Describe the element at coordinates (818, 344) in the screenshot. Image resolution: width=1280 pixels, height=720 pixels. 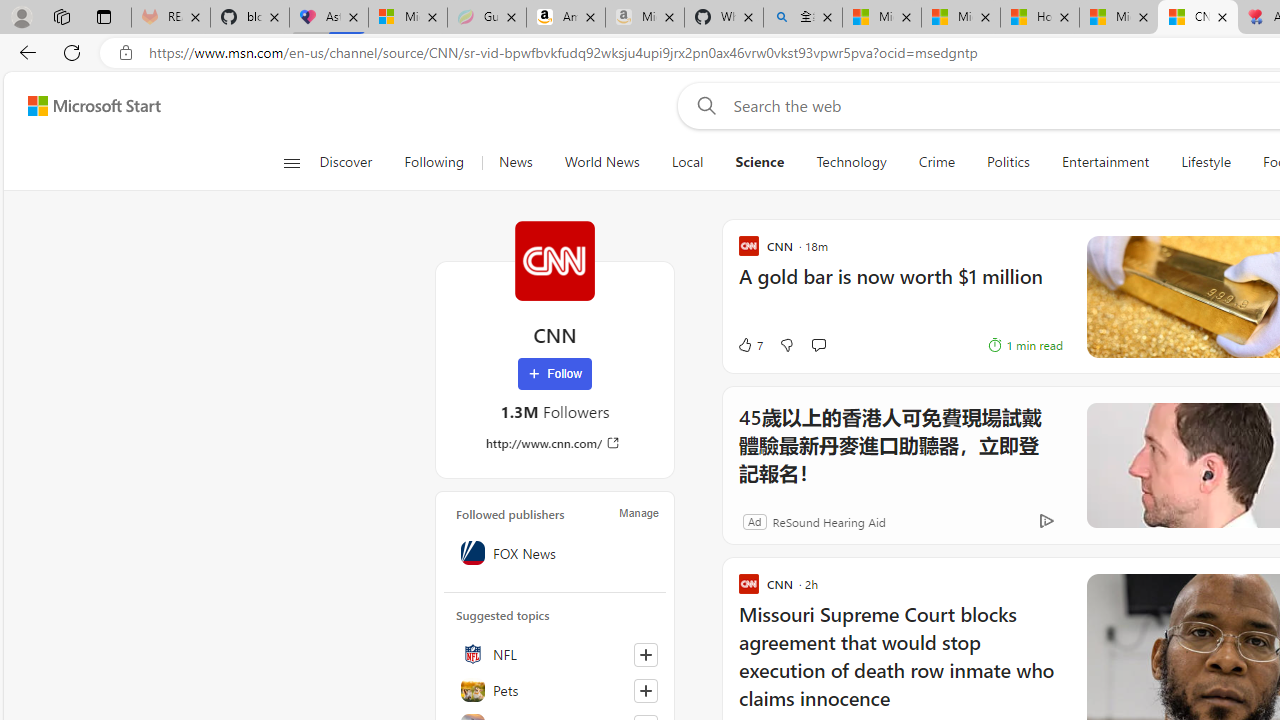
I see `'Start the conversation'` at that location.